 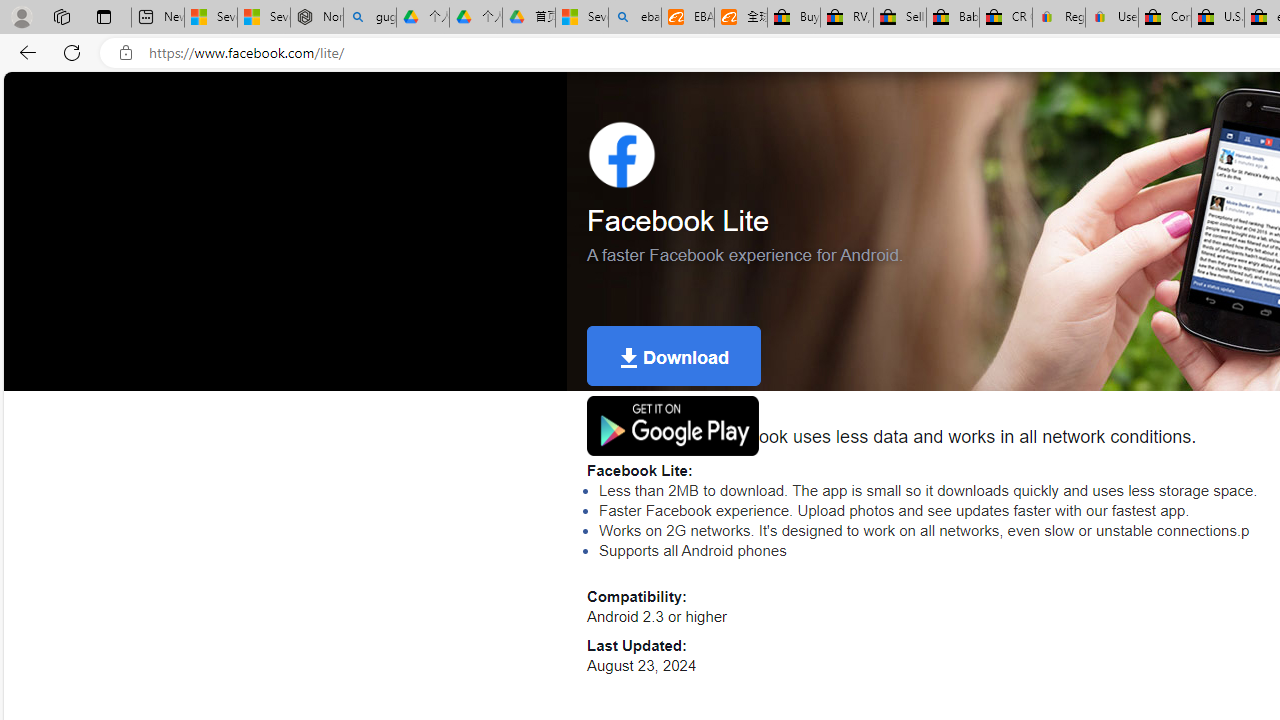 What do you see at coordinates (898, 17) in the screenshot?
I see `'Sell worldwide with eBay'` at bounding box center [898, 17].